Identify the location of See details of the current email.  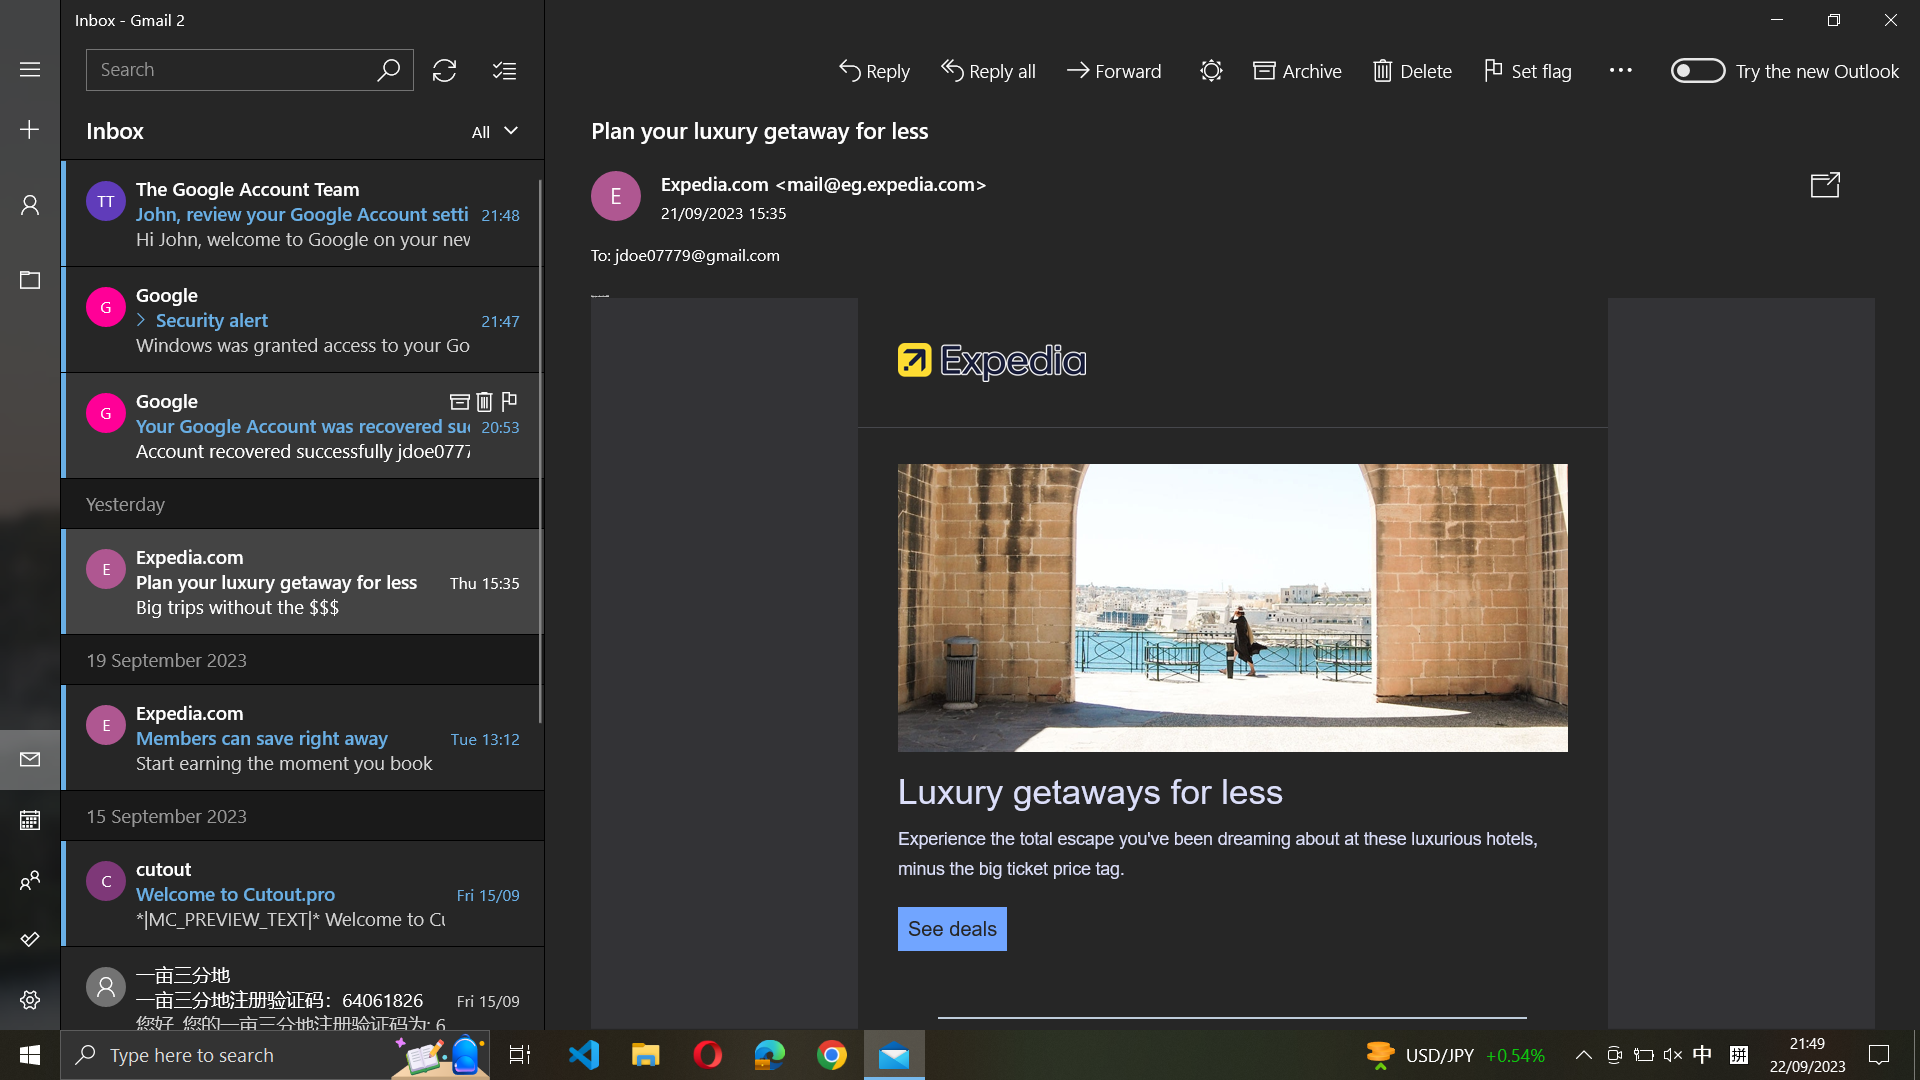
(951, 927).